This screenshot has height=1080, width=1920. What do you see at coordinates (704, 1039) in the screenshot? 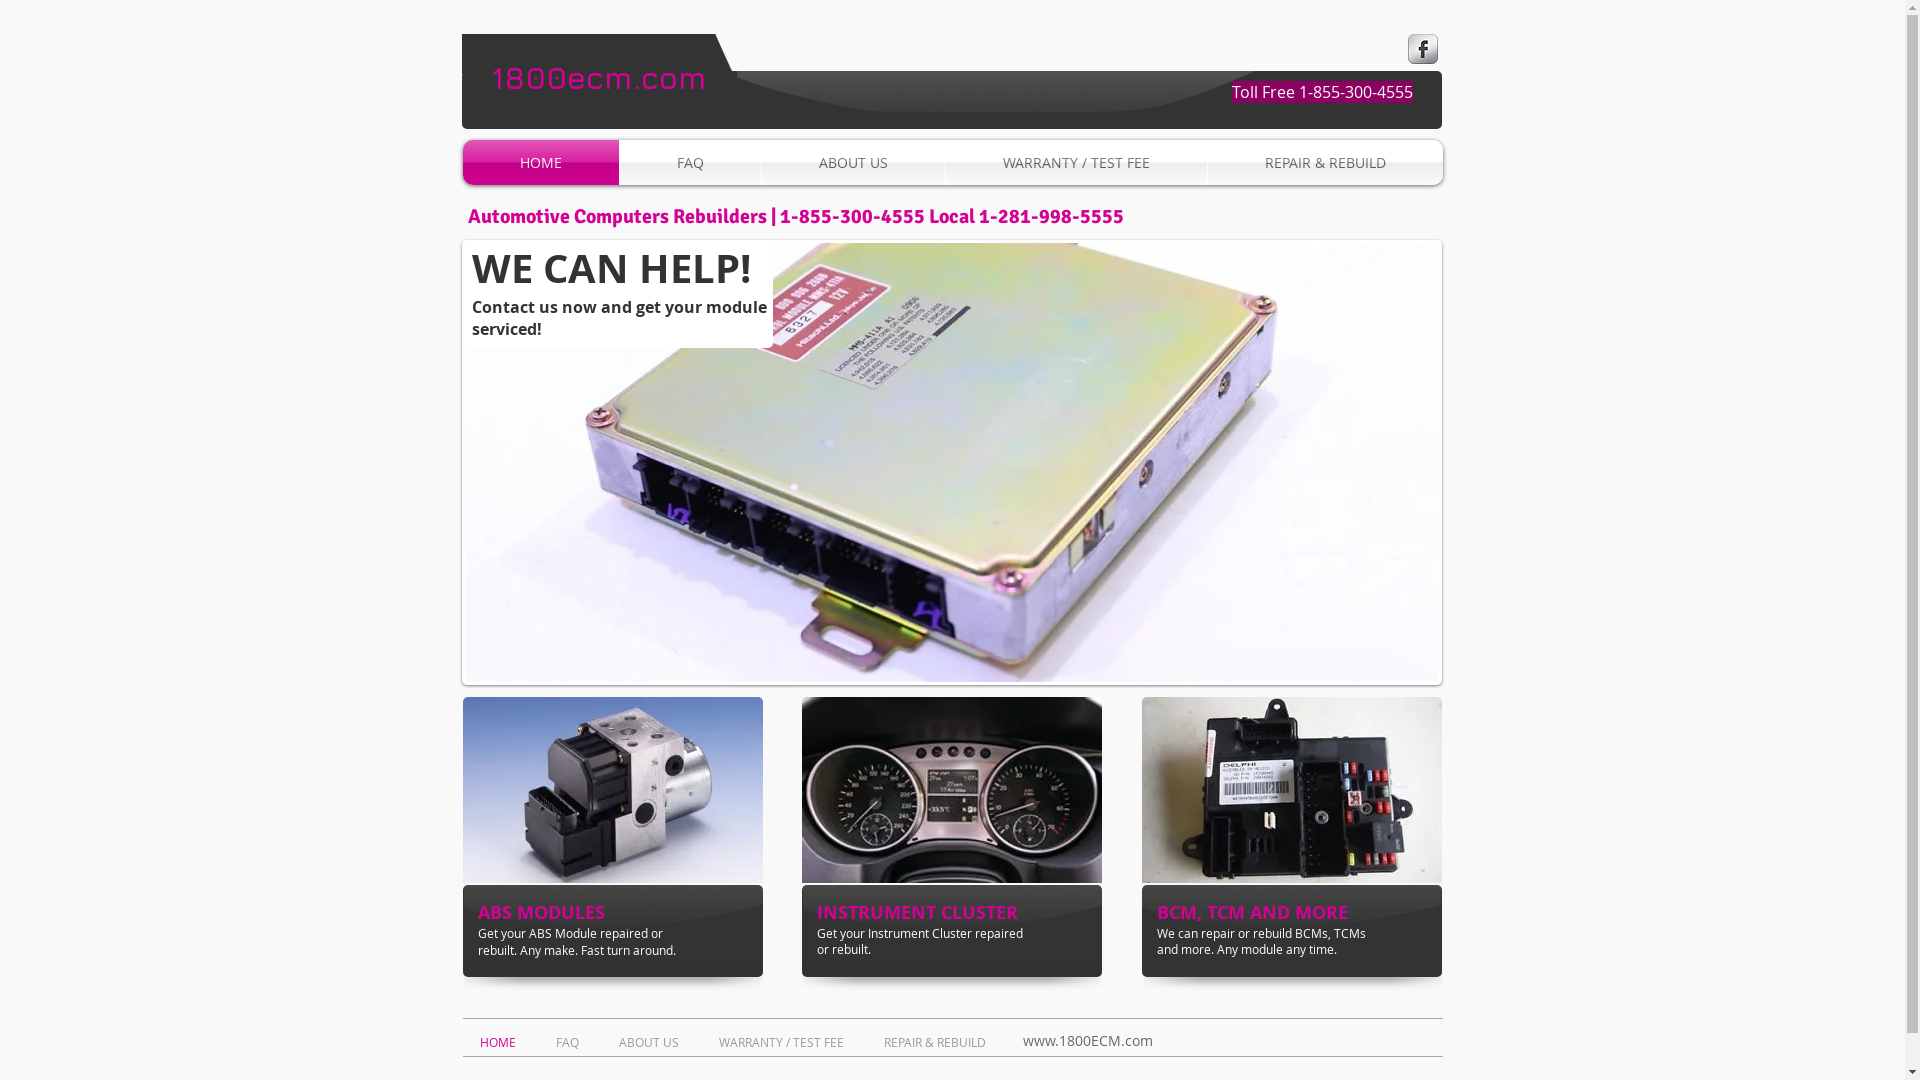
I see `'WARRANTY / TEST FEE'` at bounding box center [704, 1039].